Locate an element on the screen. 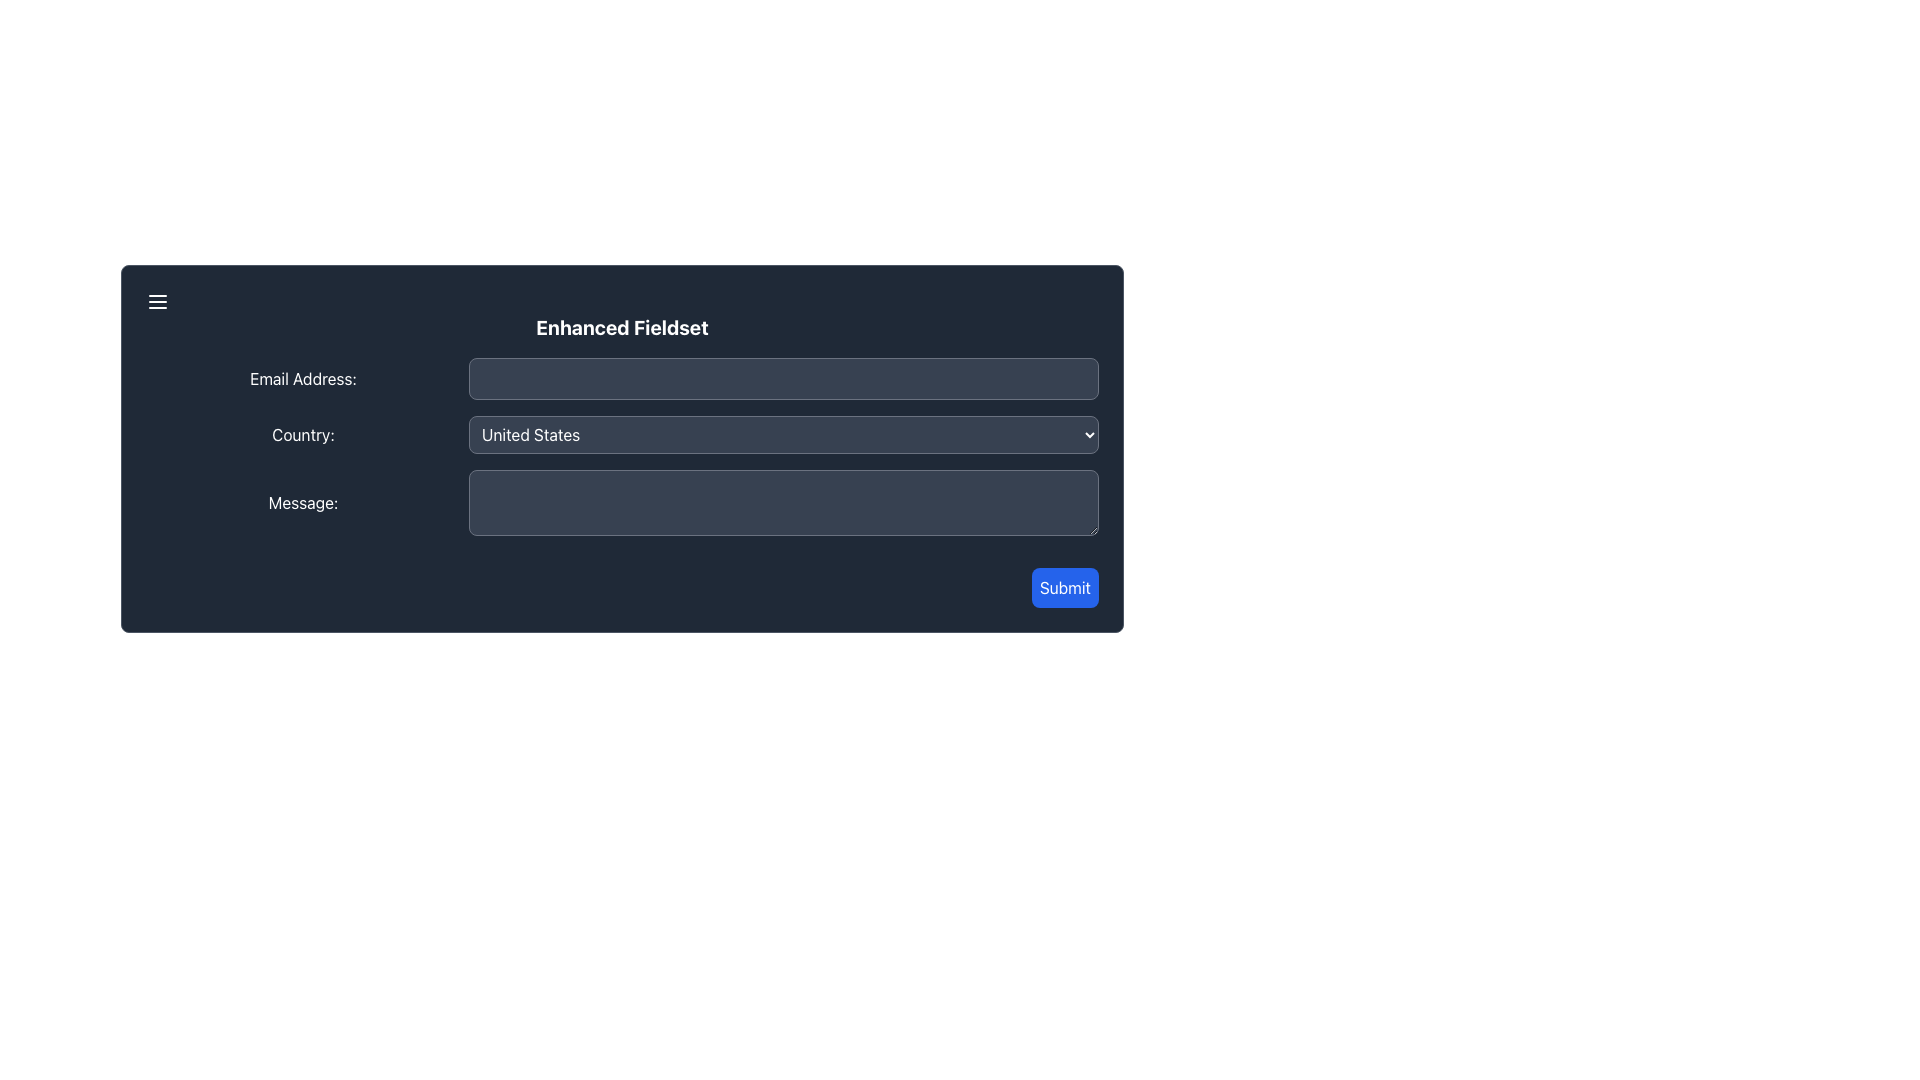  the 'Submit' button, which is a rectangular button with a blue background and white text, located at the bottom right corner of the form interface is located at coordinates (1064, 586).